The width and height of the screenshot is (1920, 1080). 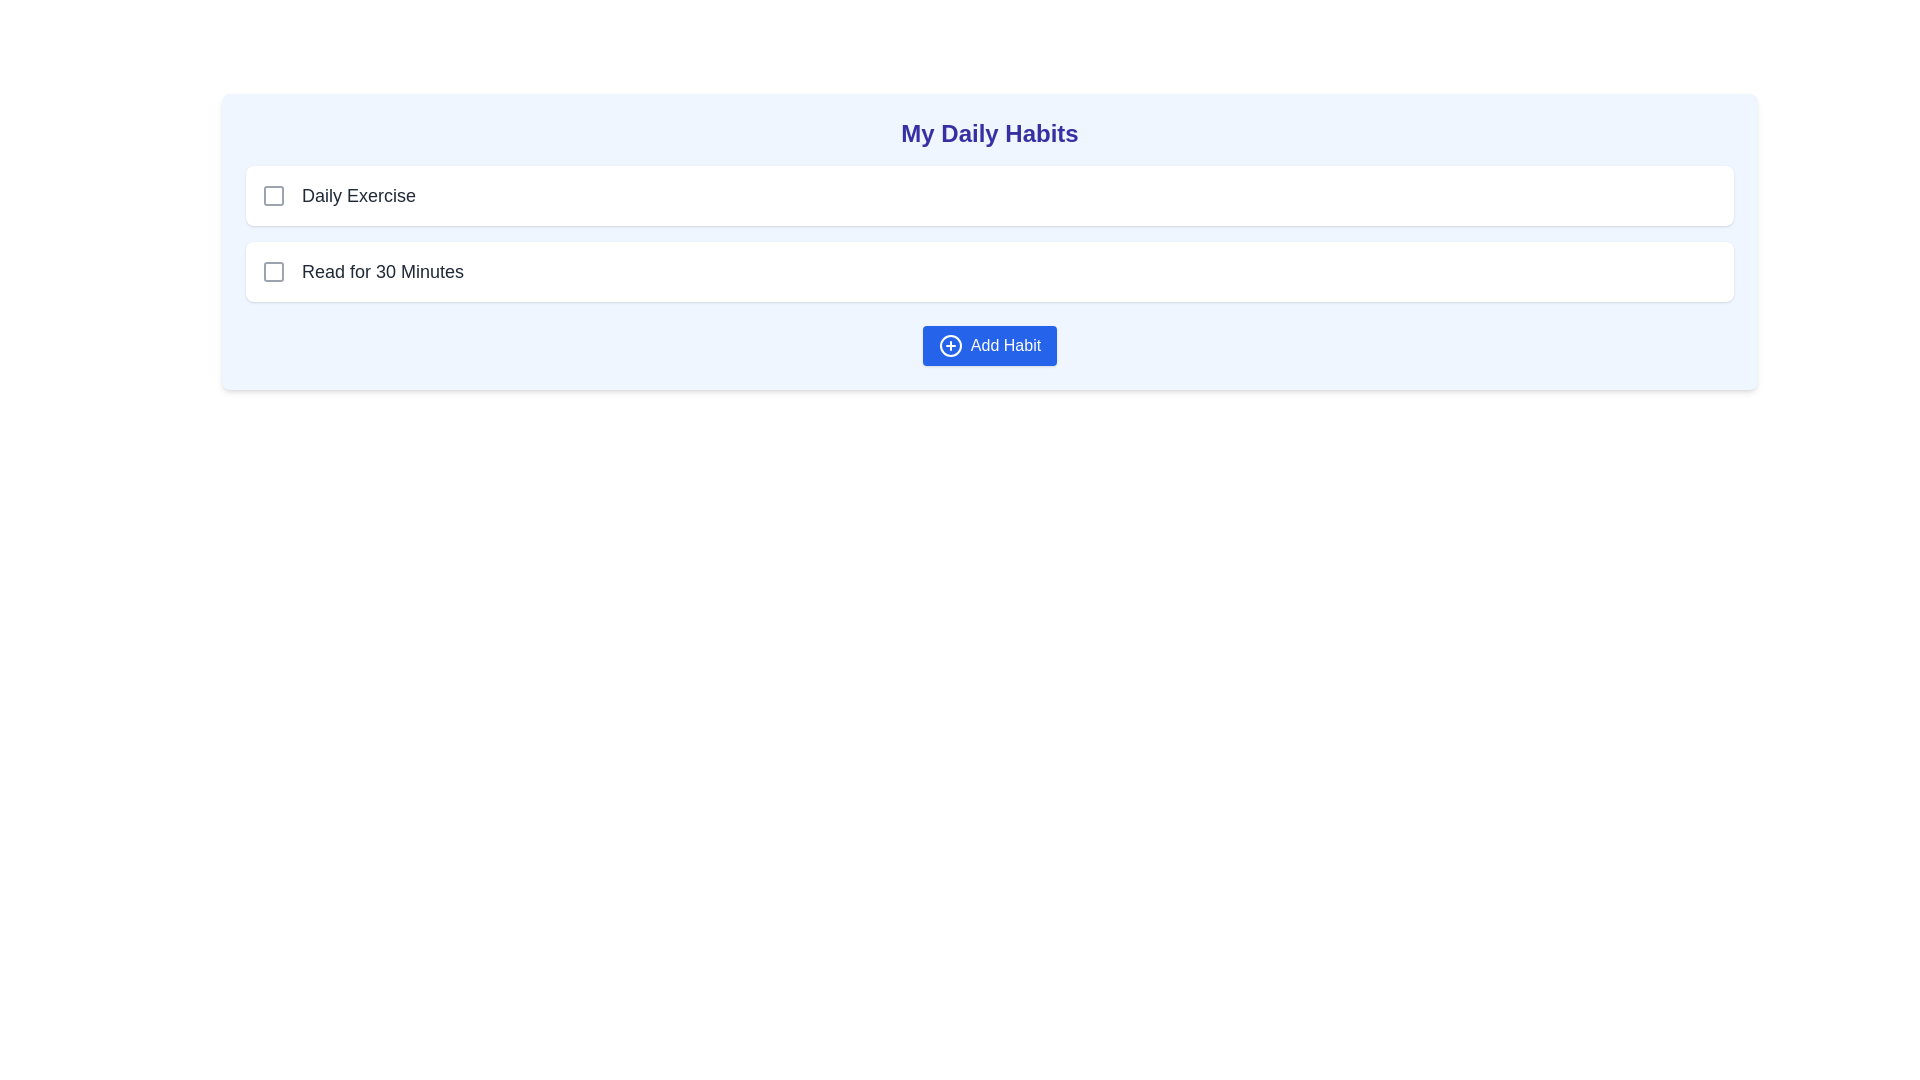 What do you see at coordinates (949, 345) in the screenshot?
I see `the circular icon with a plus sign located to the left of the 'Add Habit' text within the blue rectangular button` at bounding box center [949, 345].